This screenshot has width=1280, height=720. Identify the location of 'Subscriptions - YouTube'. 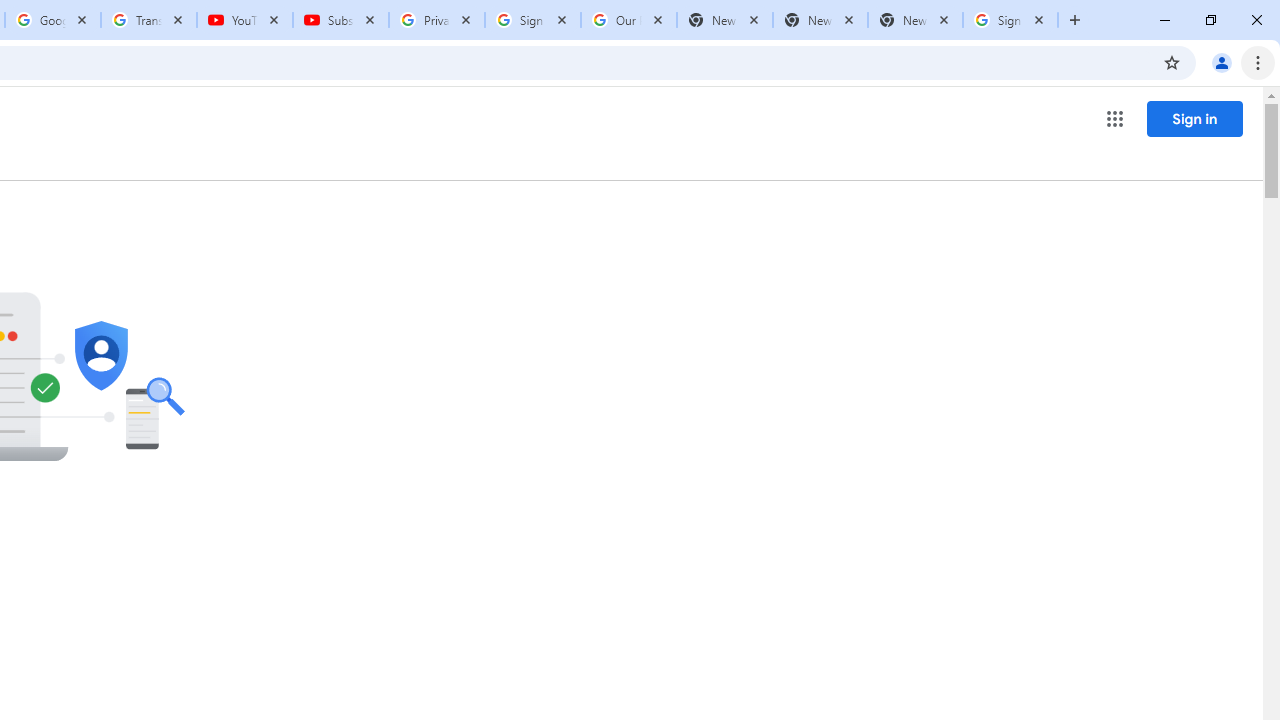
(341, 20).